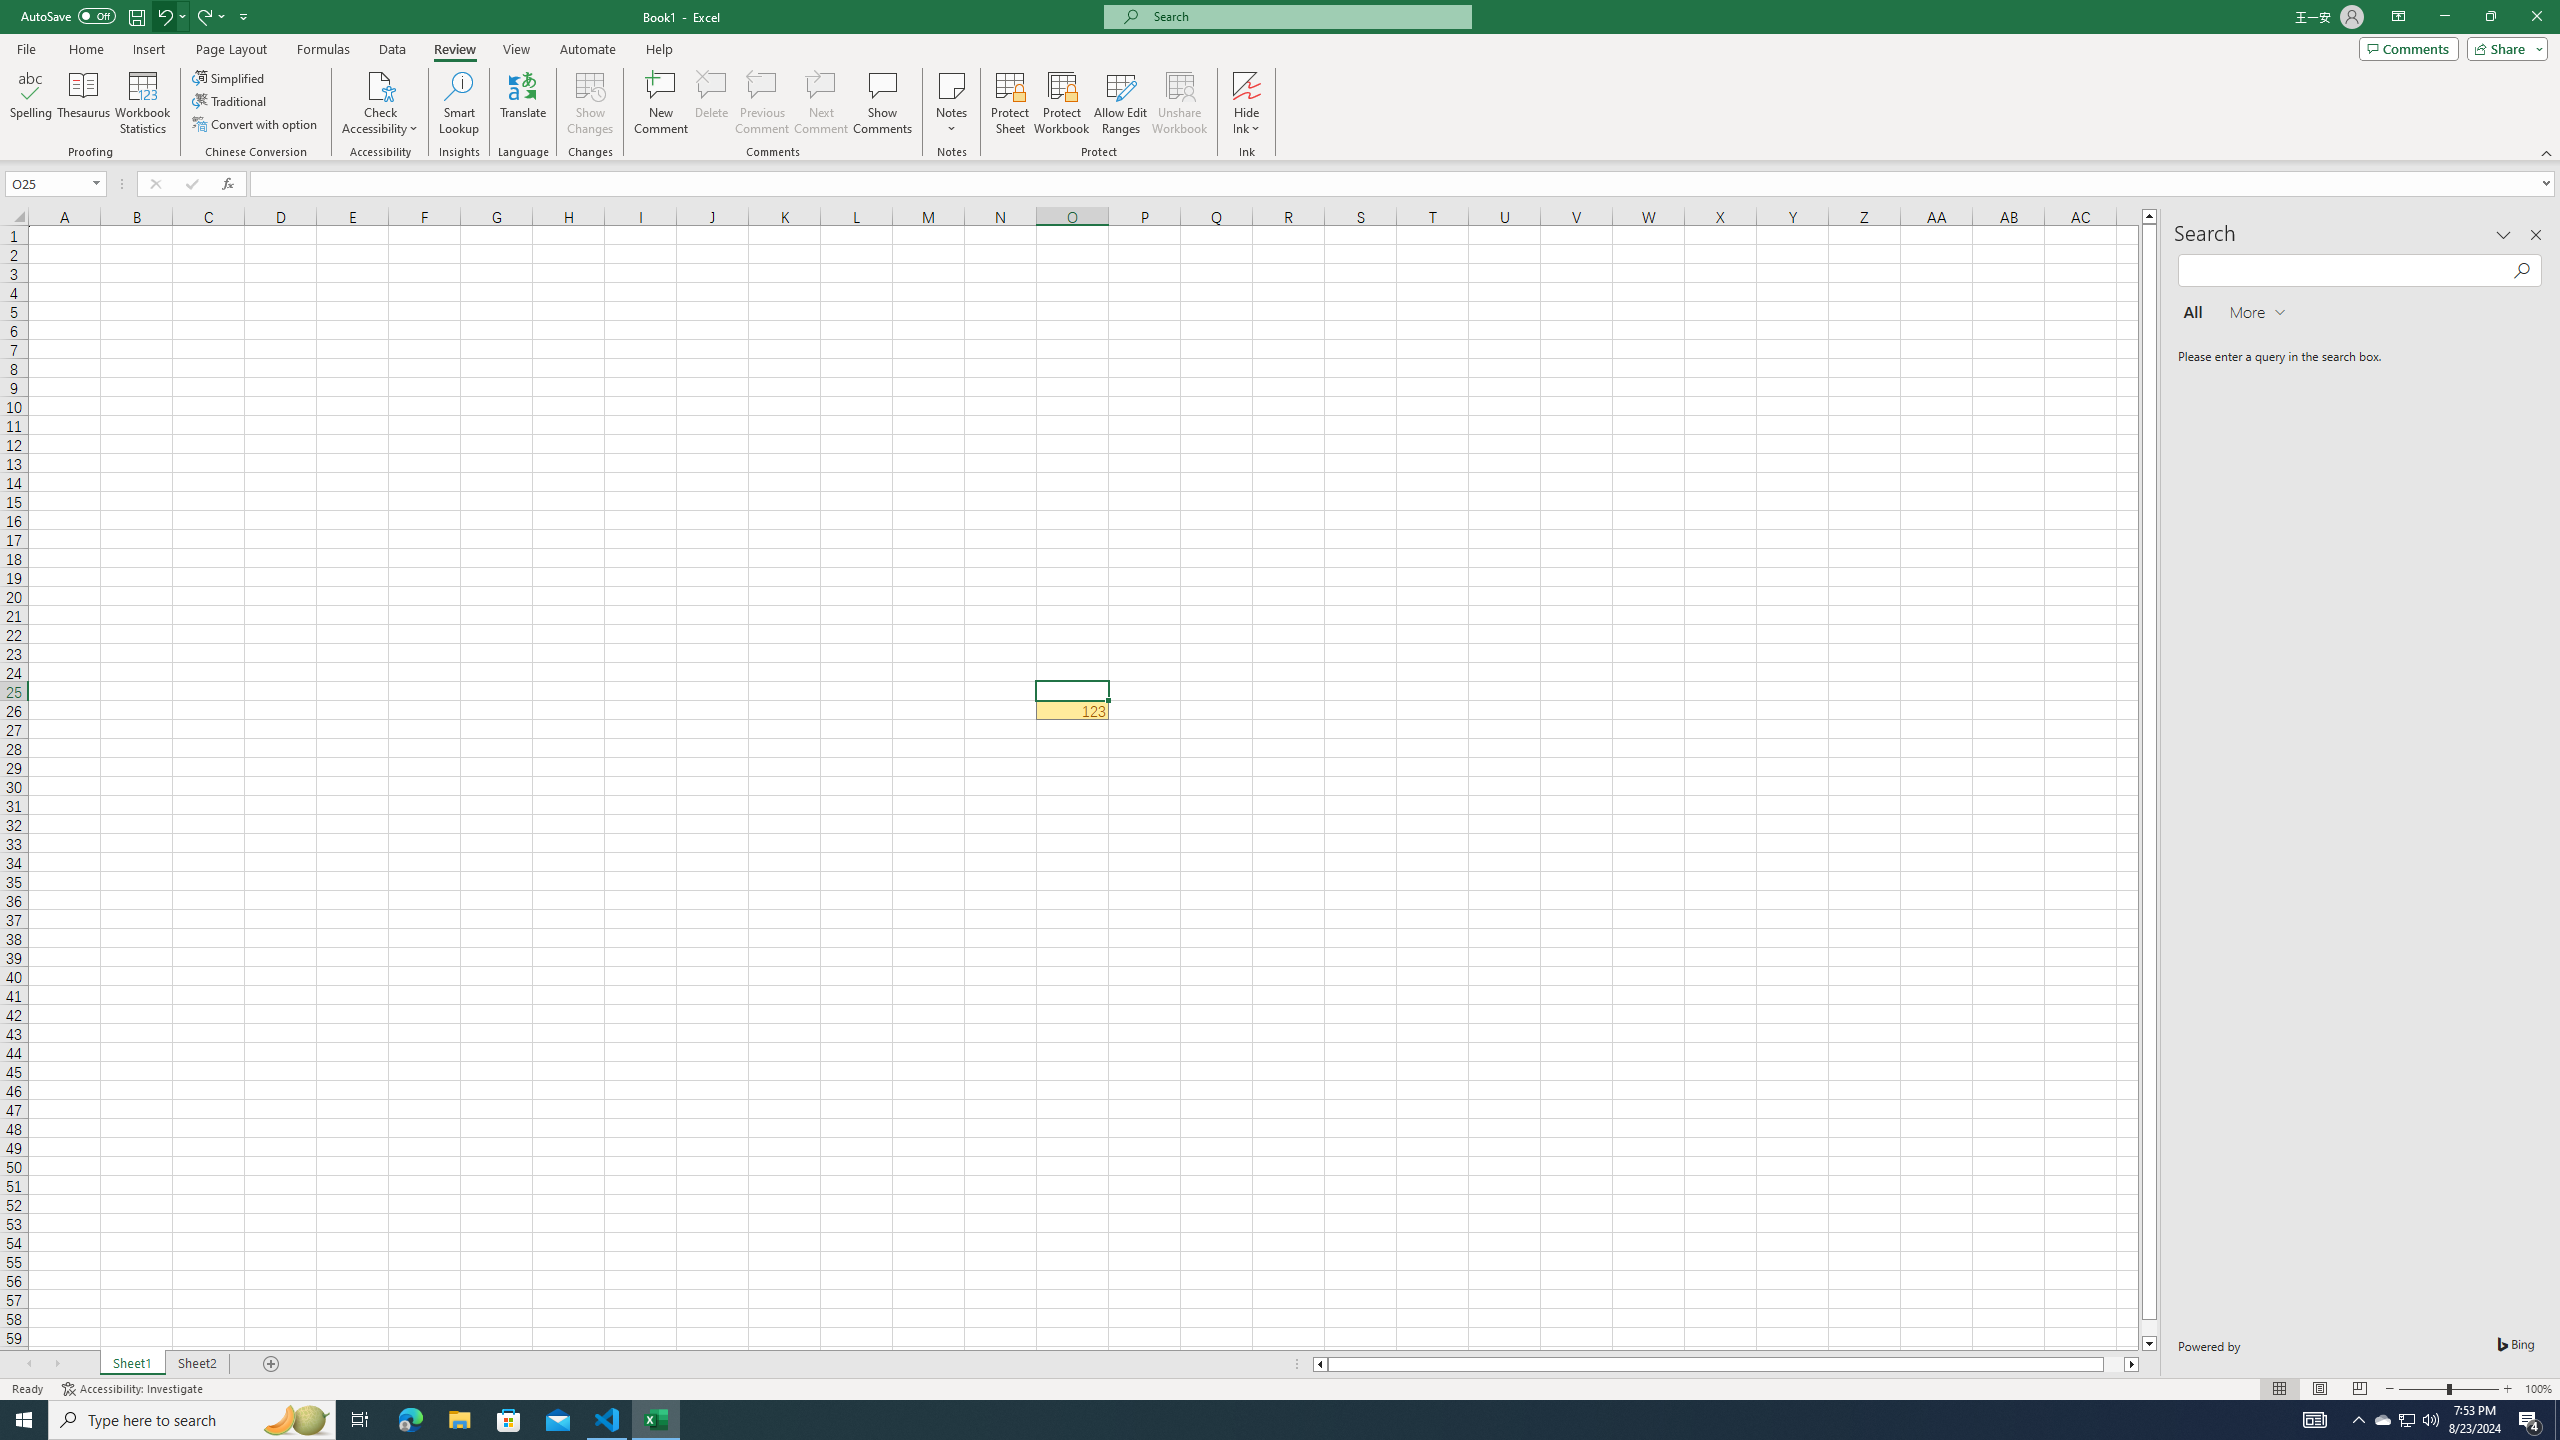 This screenshot has width=2560, height=1440. What do you see at coordinates (1061, 103) in the screenshot?
I see `'Protect Workbook...'` at bounding box center [1061, 103].